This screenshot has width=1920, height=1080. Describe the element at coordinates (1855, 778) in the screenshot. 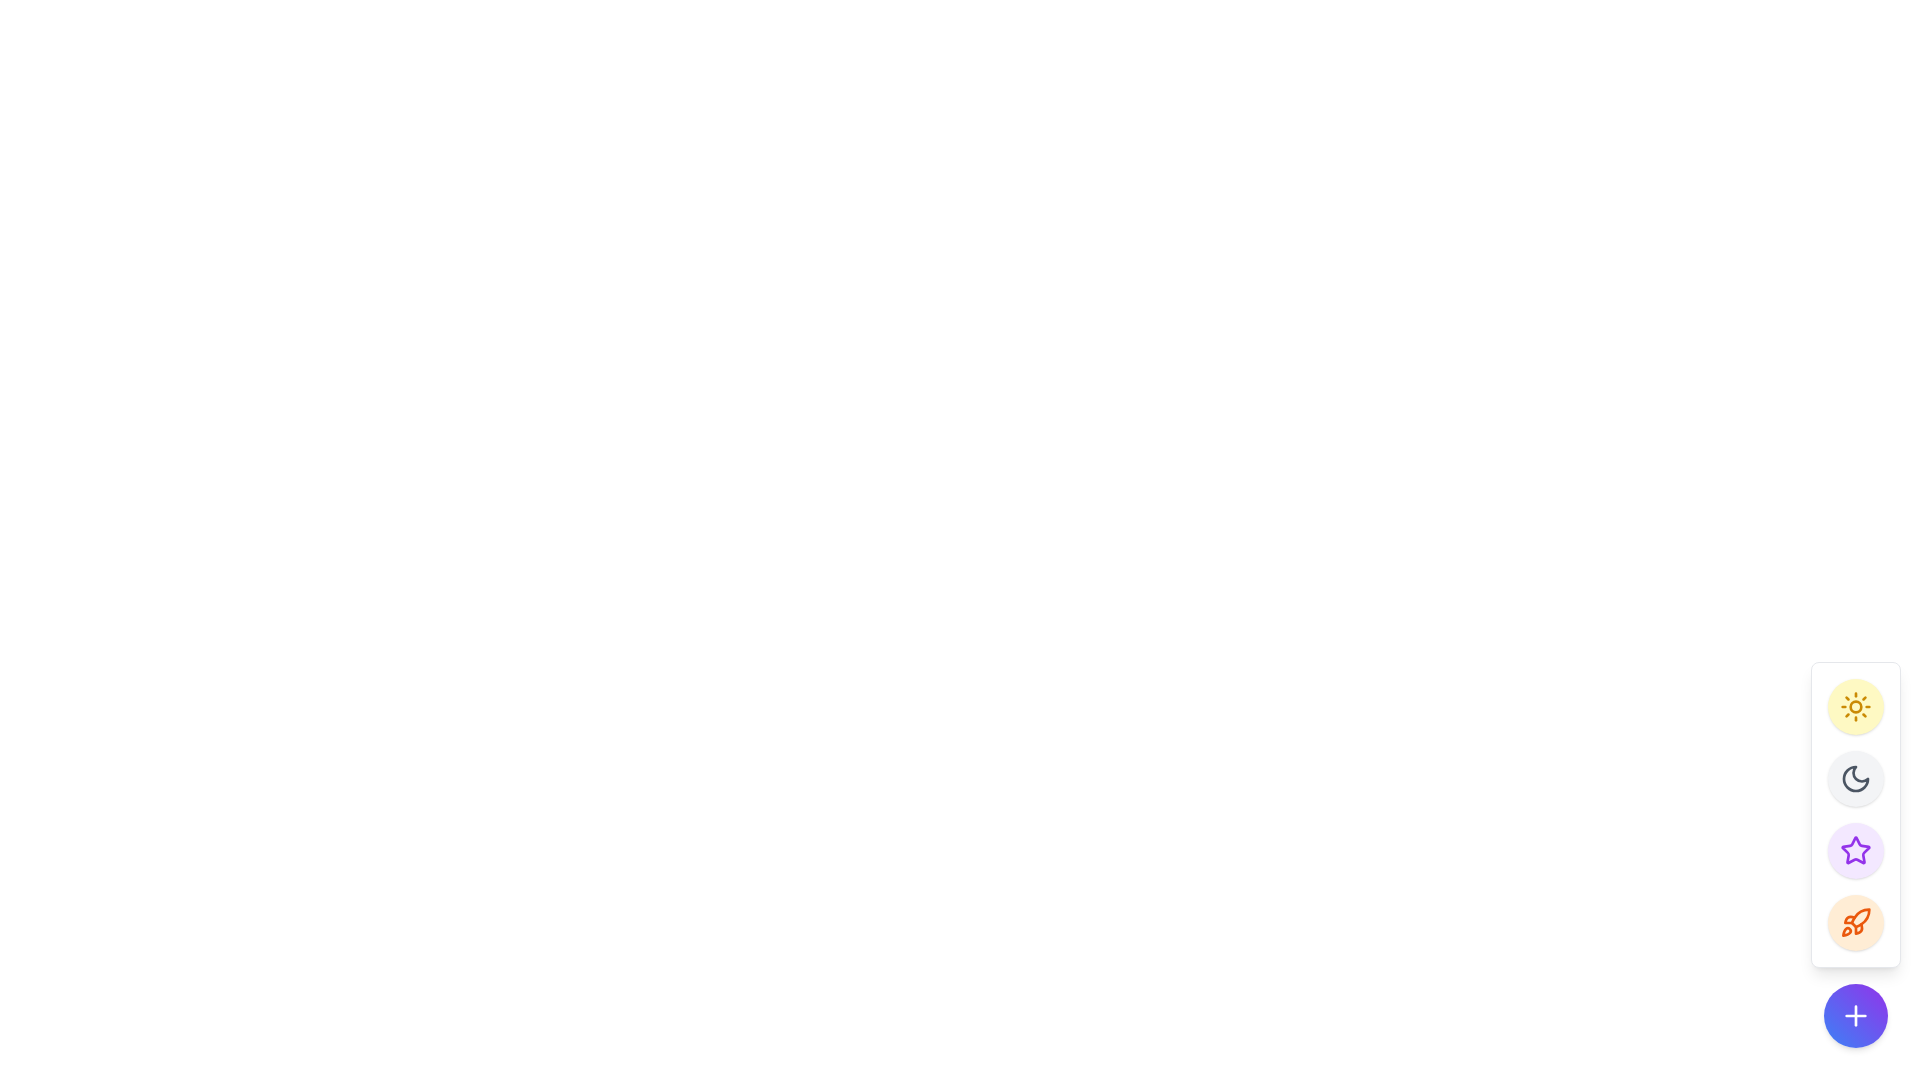

I see `the circular button with a dark gray background featuring a crescent moon icon` at that location.